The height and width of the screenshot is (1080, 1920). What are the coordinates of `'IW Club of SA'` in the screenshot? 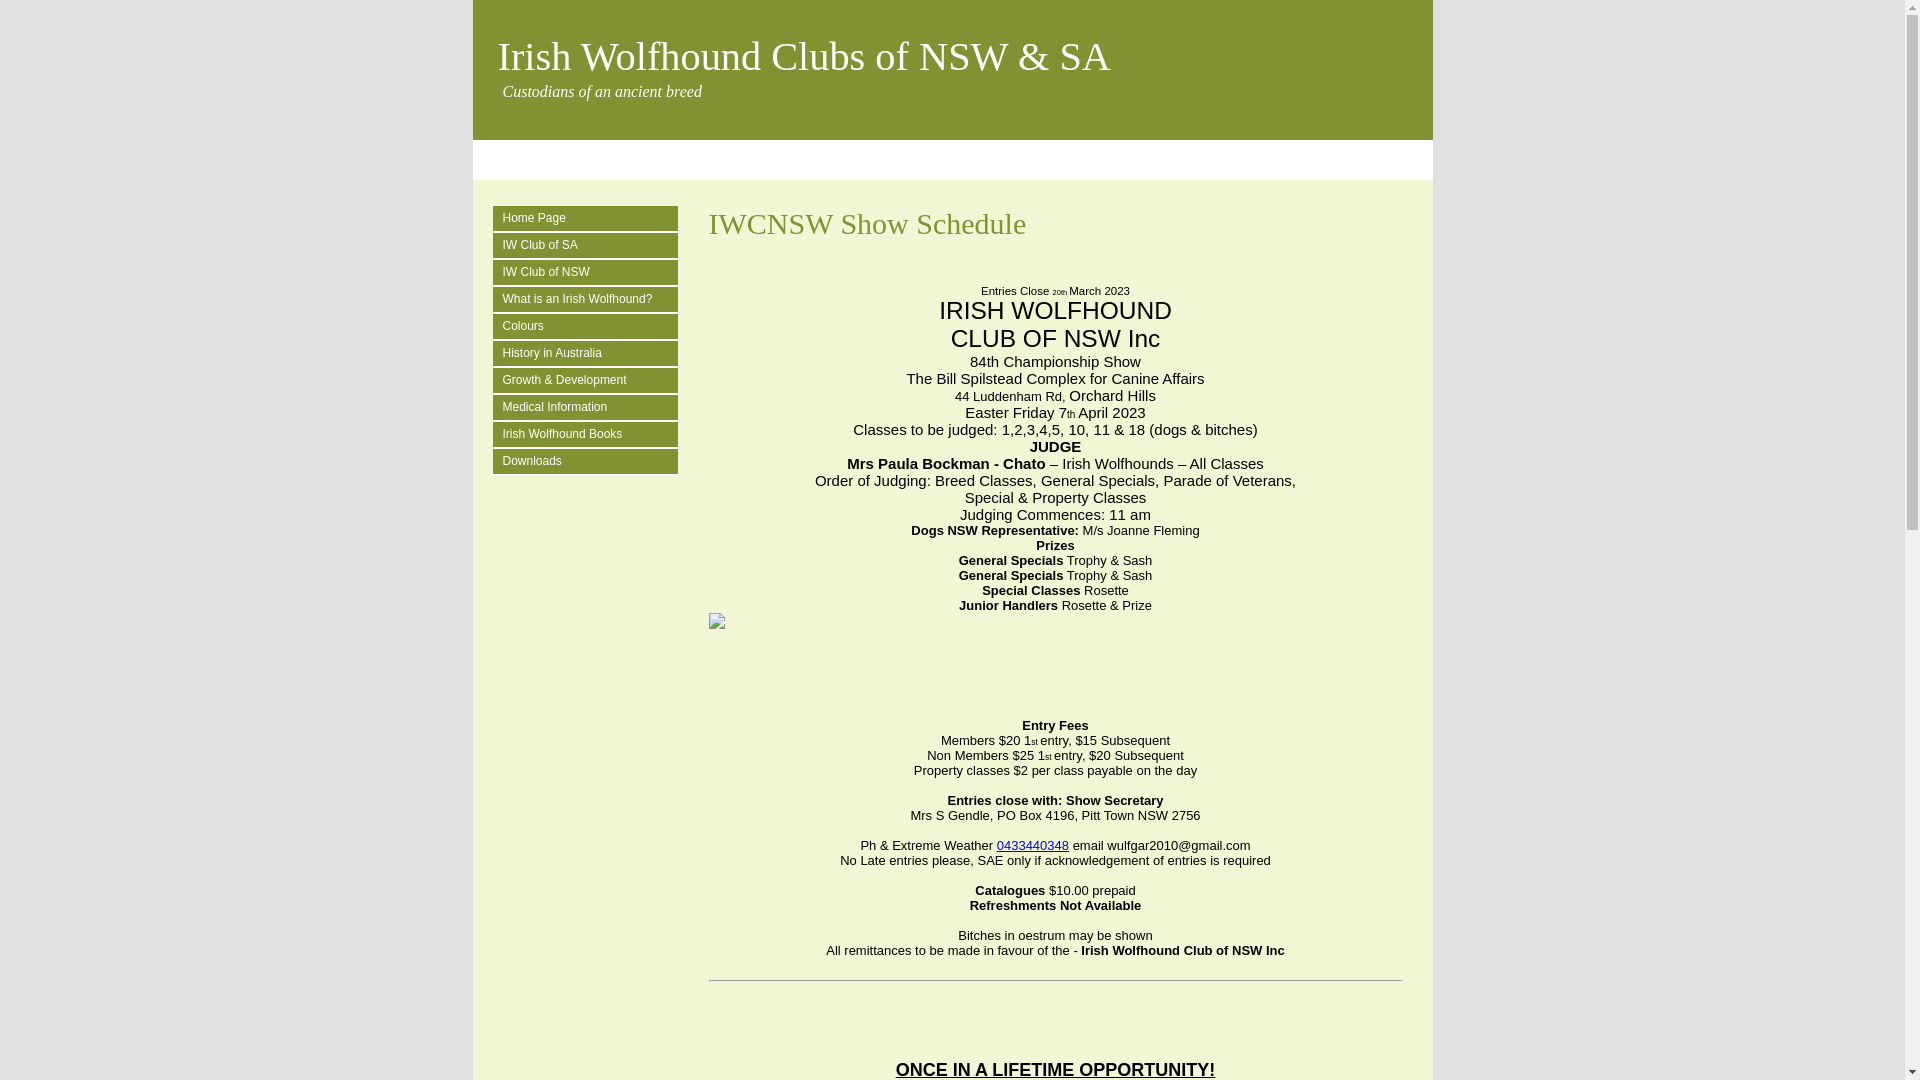 It's located at (588, 244).